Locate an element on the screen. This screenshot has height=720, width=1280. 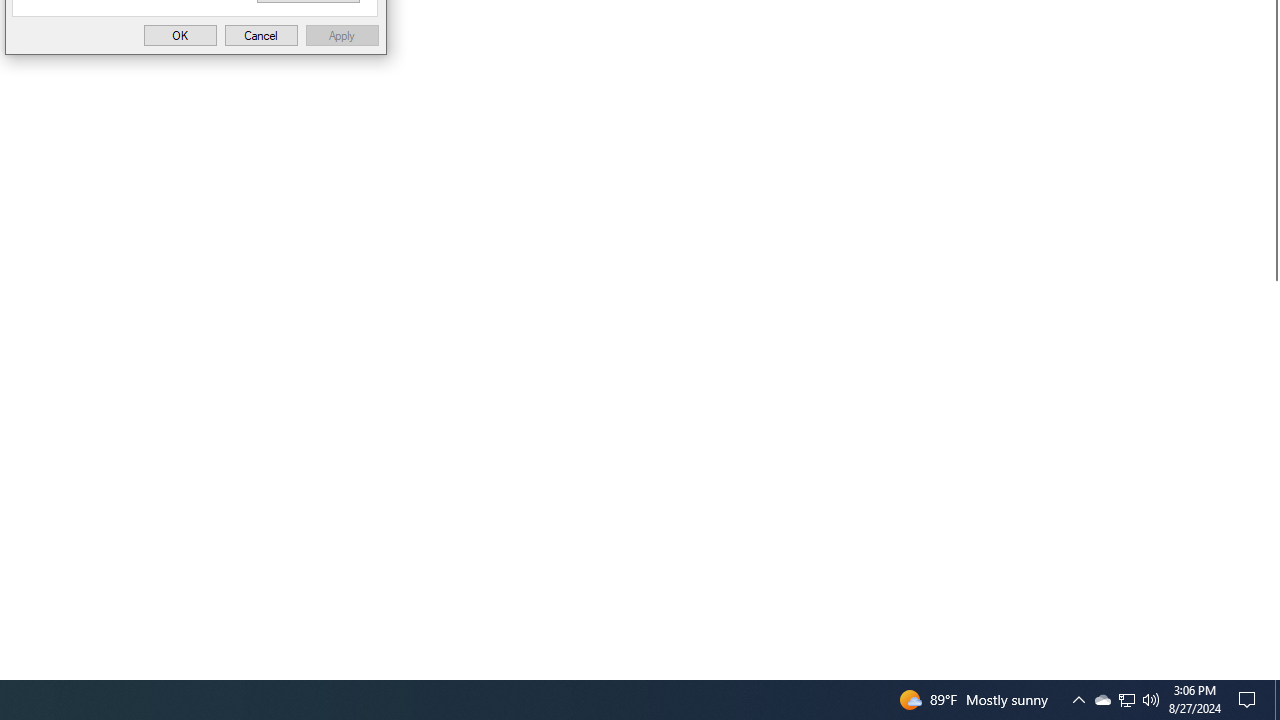
'Show desktop' is located at coordinates (1276, 698).